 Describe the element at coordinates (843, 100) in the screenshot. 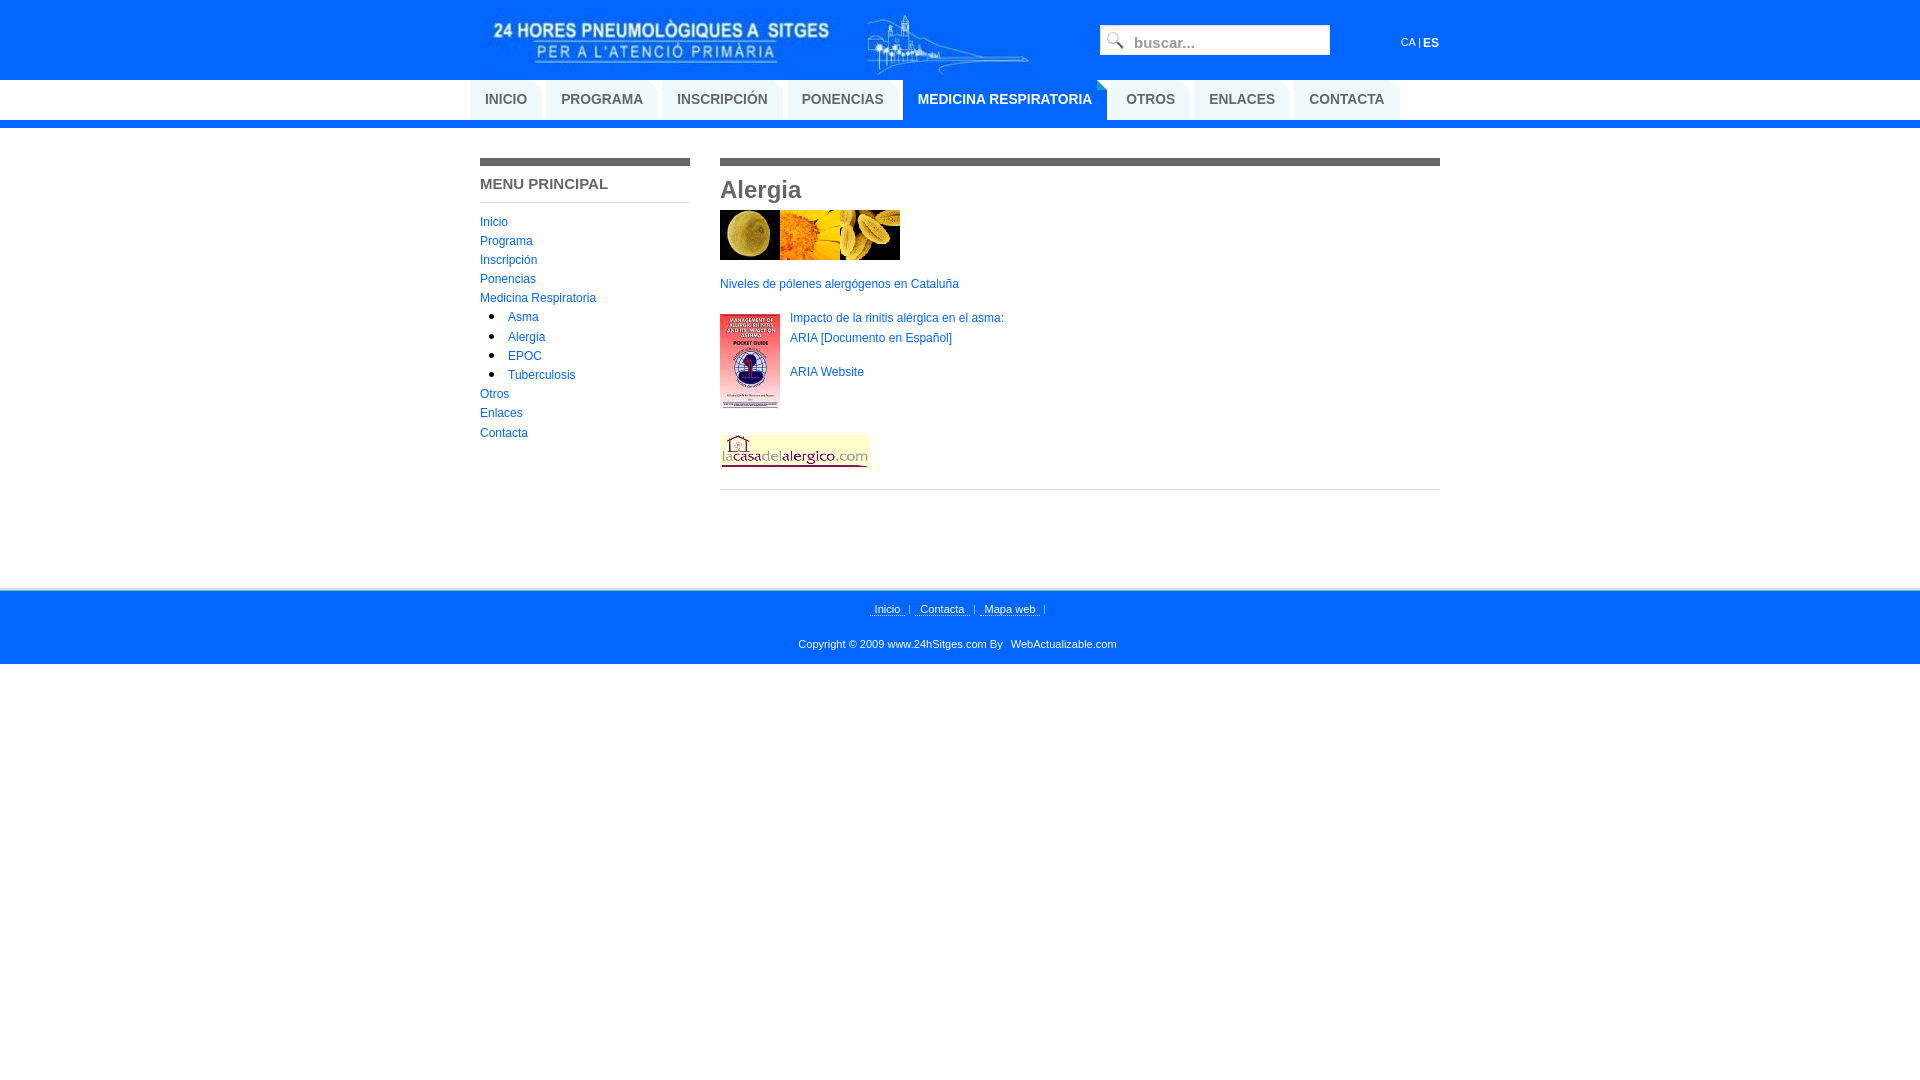

I see `'PONENCIAS'` at that location.